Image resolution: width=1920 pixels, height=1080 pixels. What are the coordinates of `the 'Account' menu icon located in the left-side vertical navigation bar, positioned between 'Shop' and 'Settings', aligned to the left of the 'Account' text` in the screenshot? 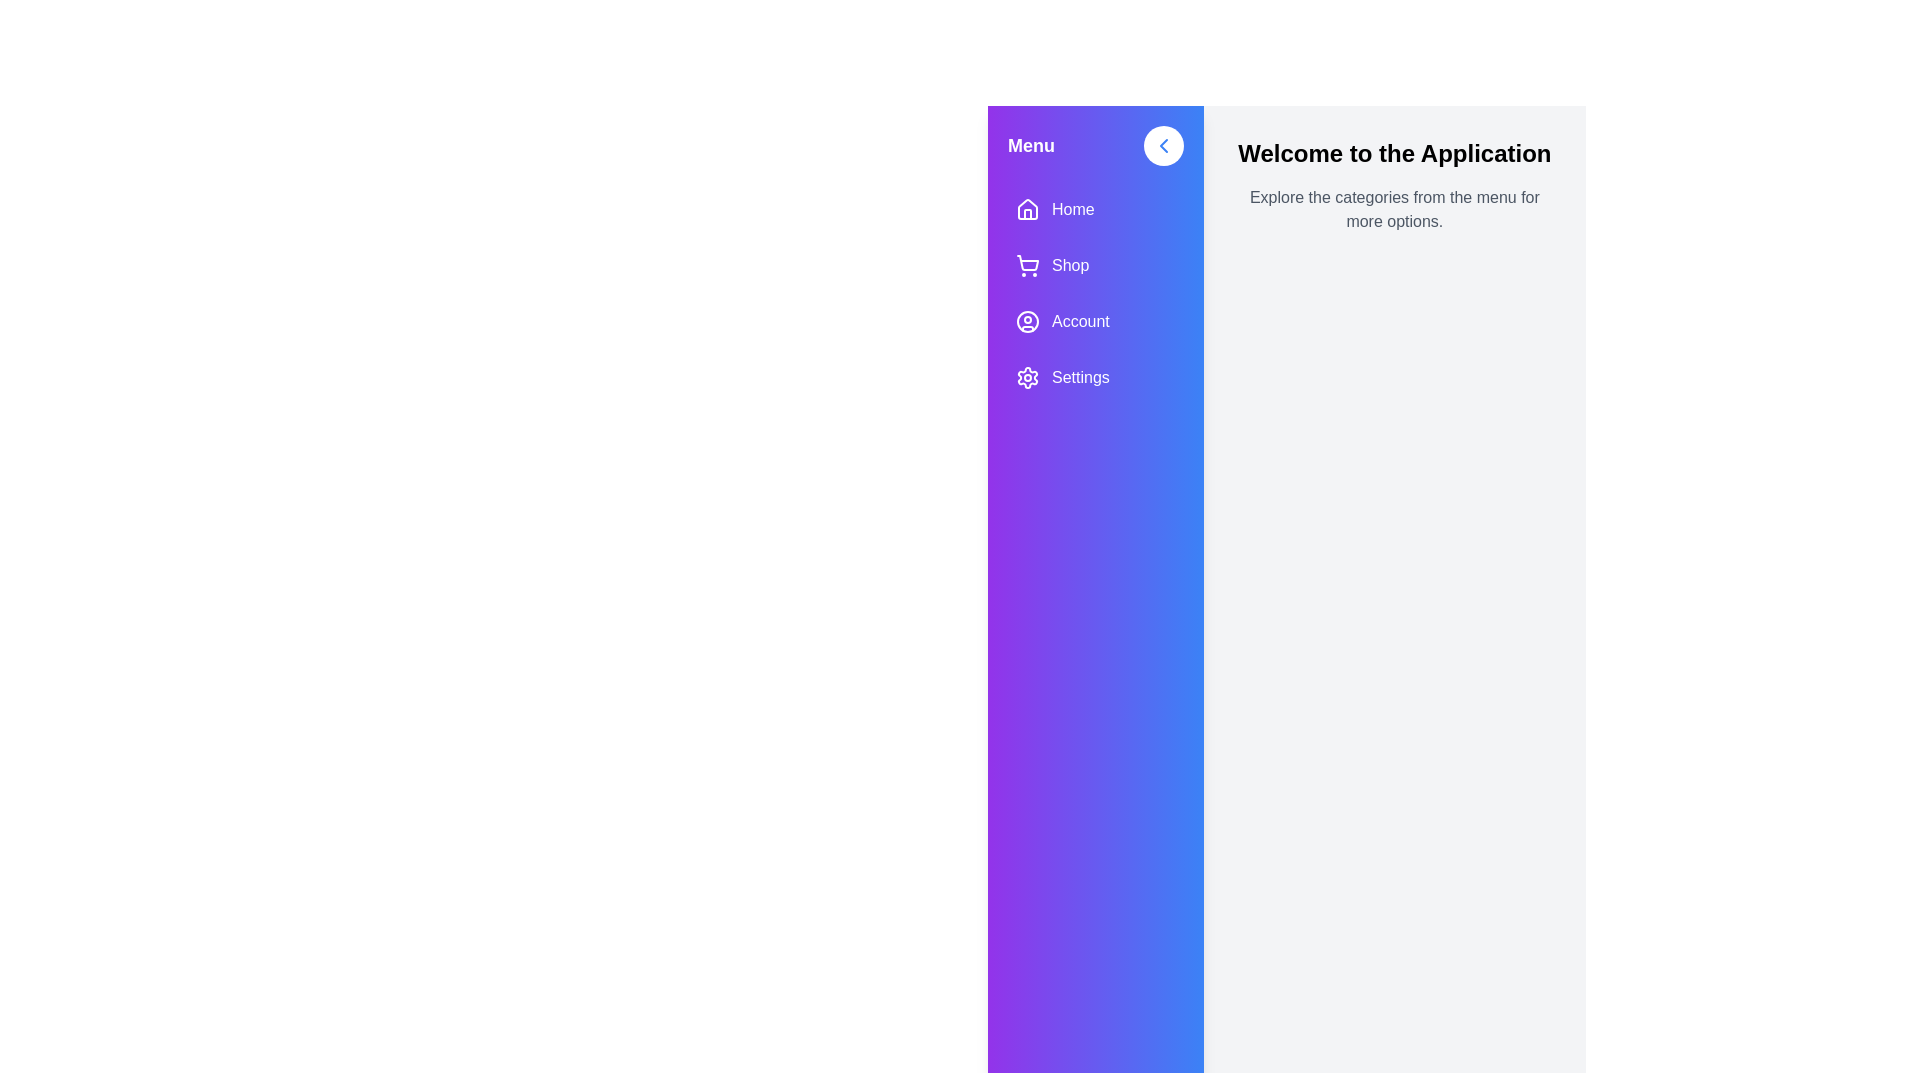 It's located at (1027, 320).